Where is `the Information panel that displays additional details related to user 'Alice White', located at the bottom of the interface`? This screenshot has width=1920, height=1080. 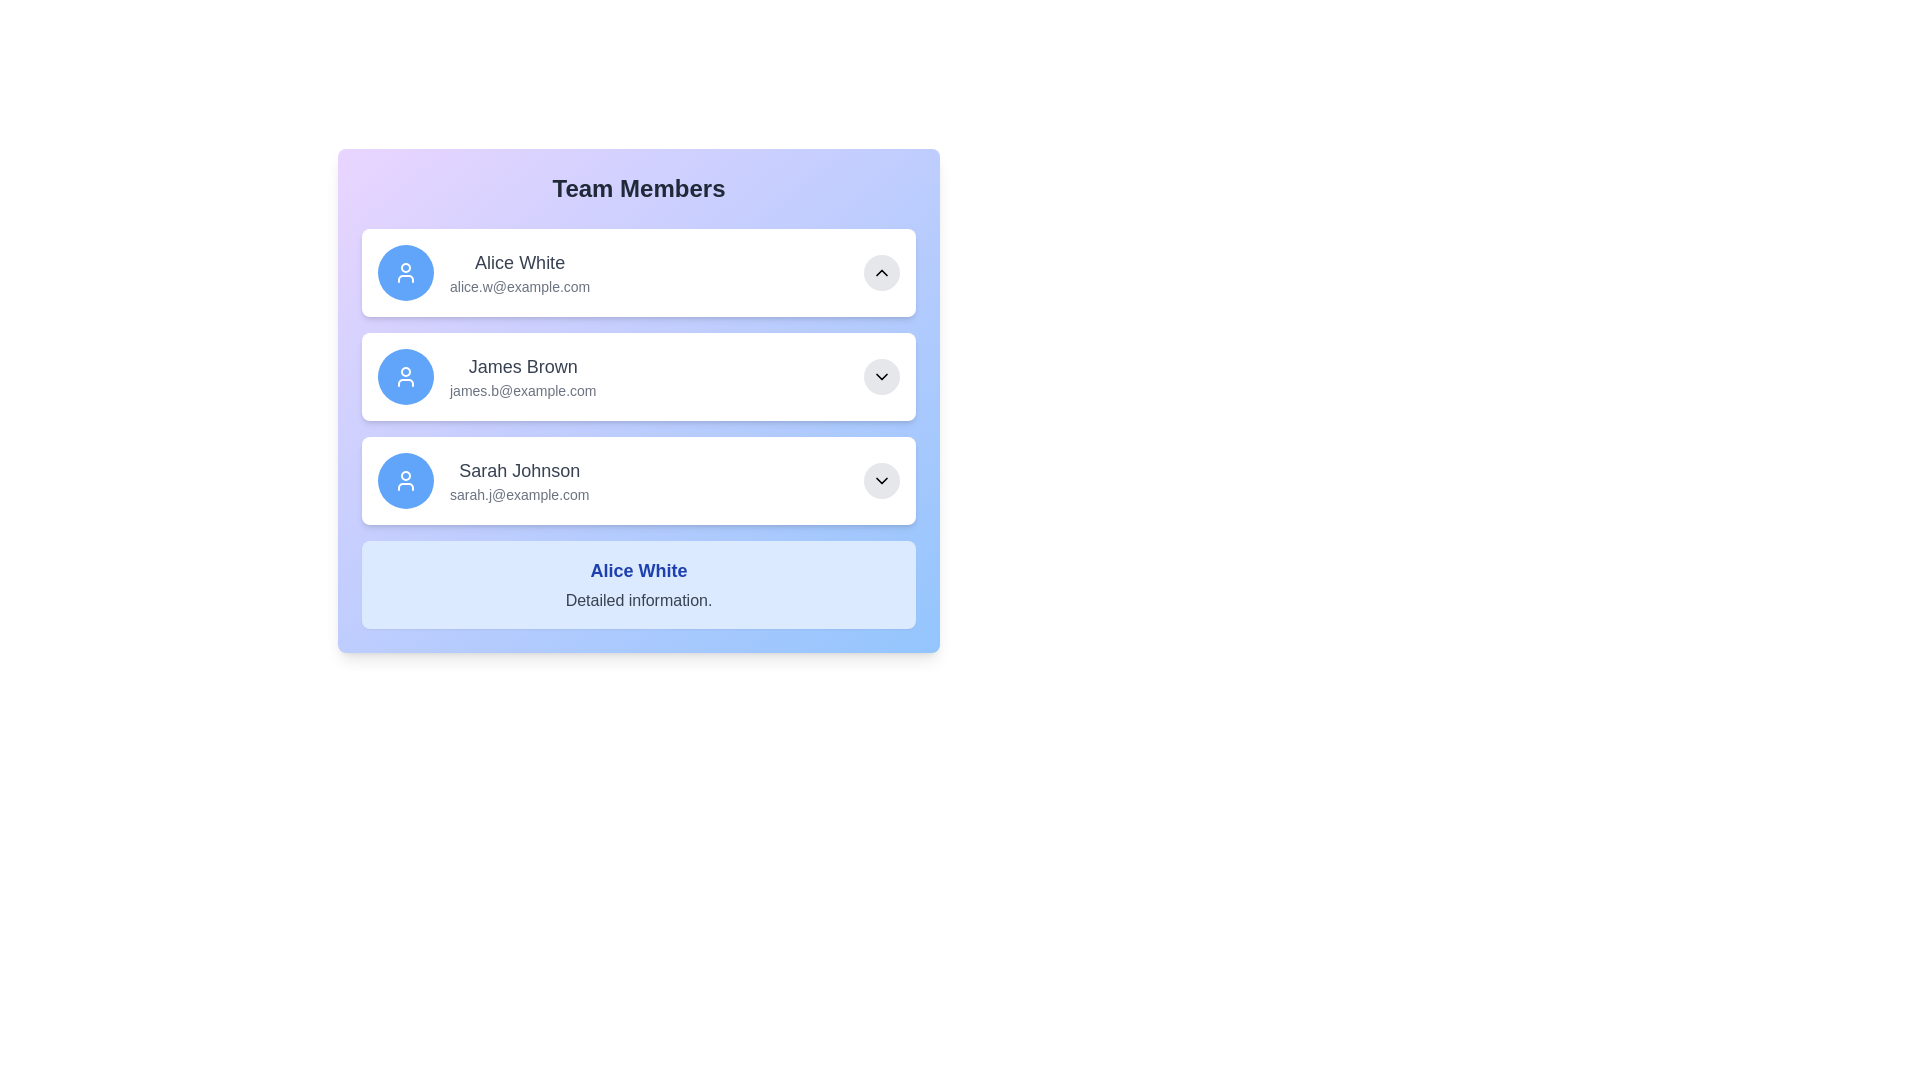
the Information panel that displays additional details related to user 'Alice White', located at the bottom of the interface is located at coordinates (637, 585).